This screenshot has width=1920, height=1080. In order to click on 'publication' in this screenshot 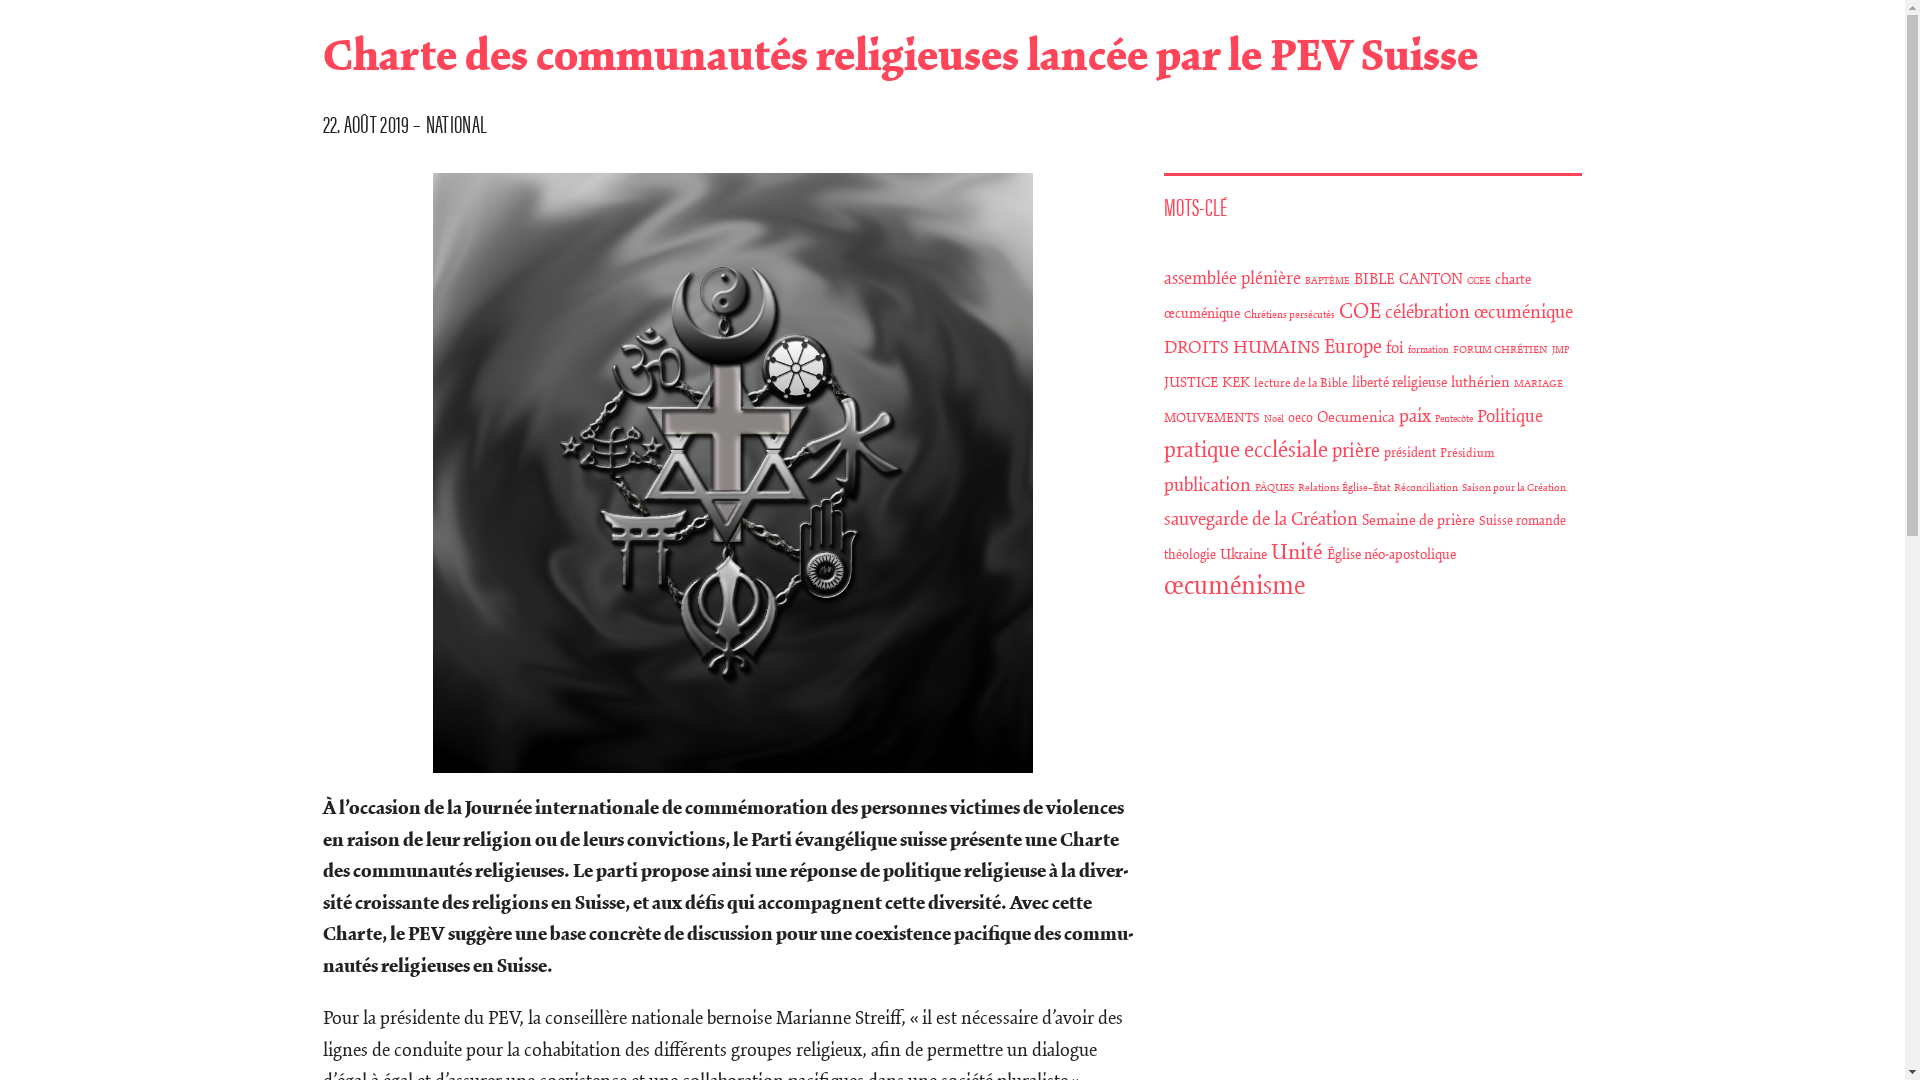, I will do `click(1206, 485)`.